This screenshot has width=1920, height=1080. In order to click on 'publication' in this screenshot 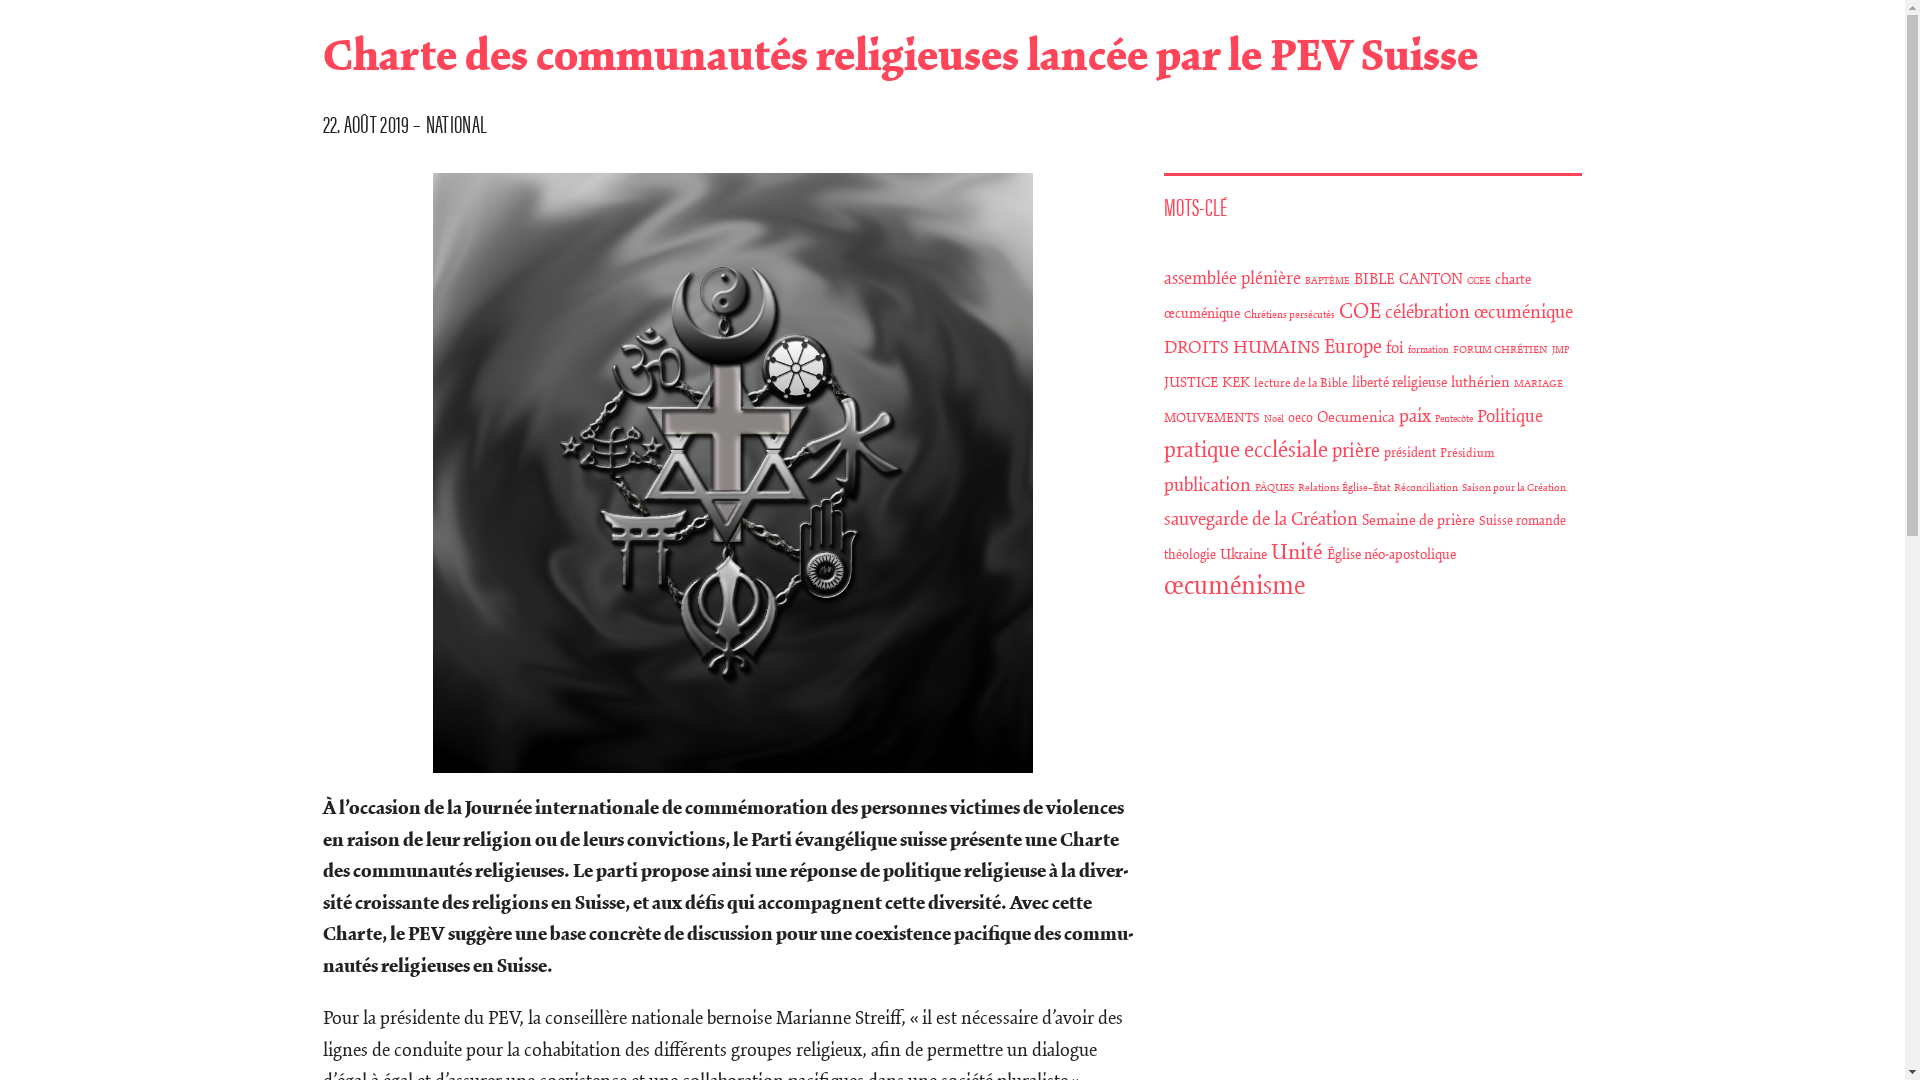, I will do `click(1206, 485)`.